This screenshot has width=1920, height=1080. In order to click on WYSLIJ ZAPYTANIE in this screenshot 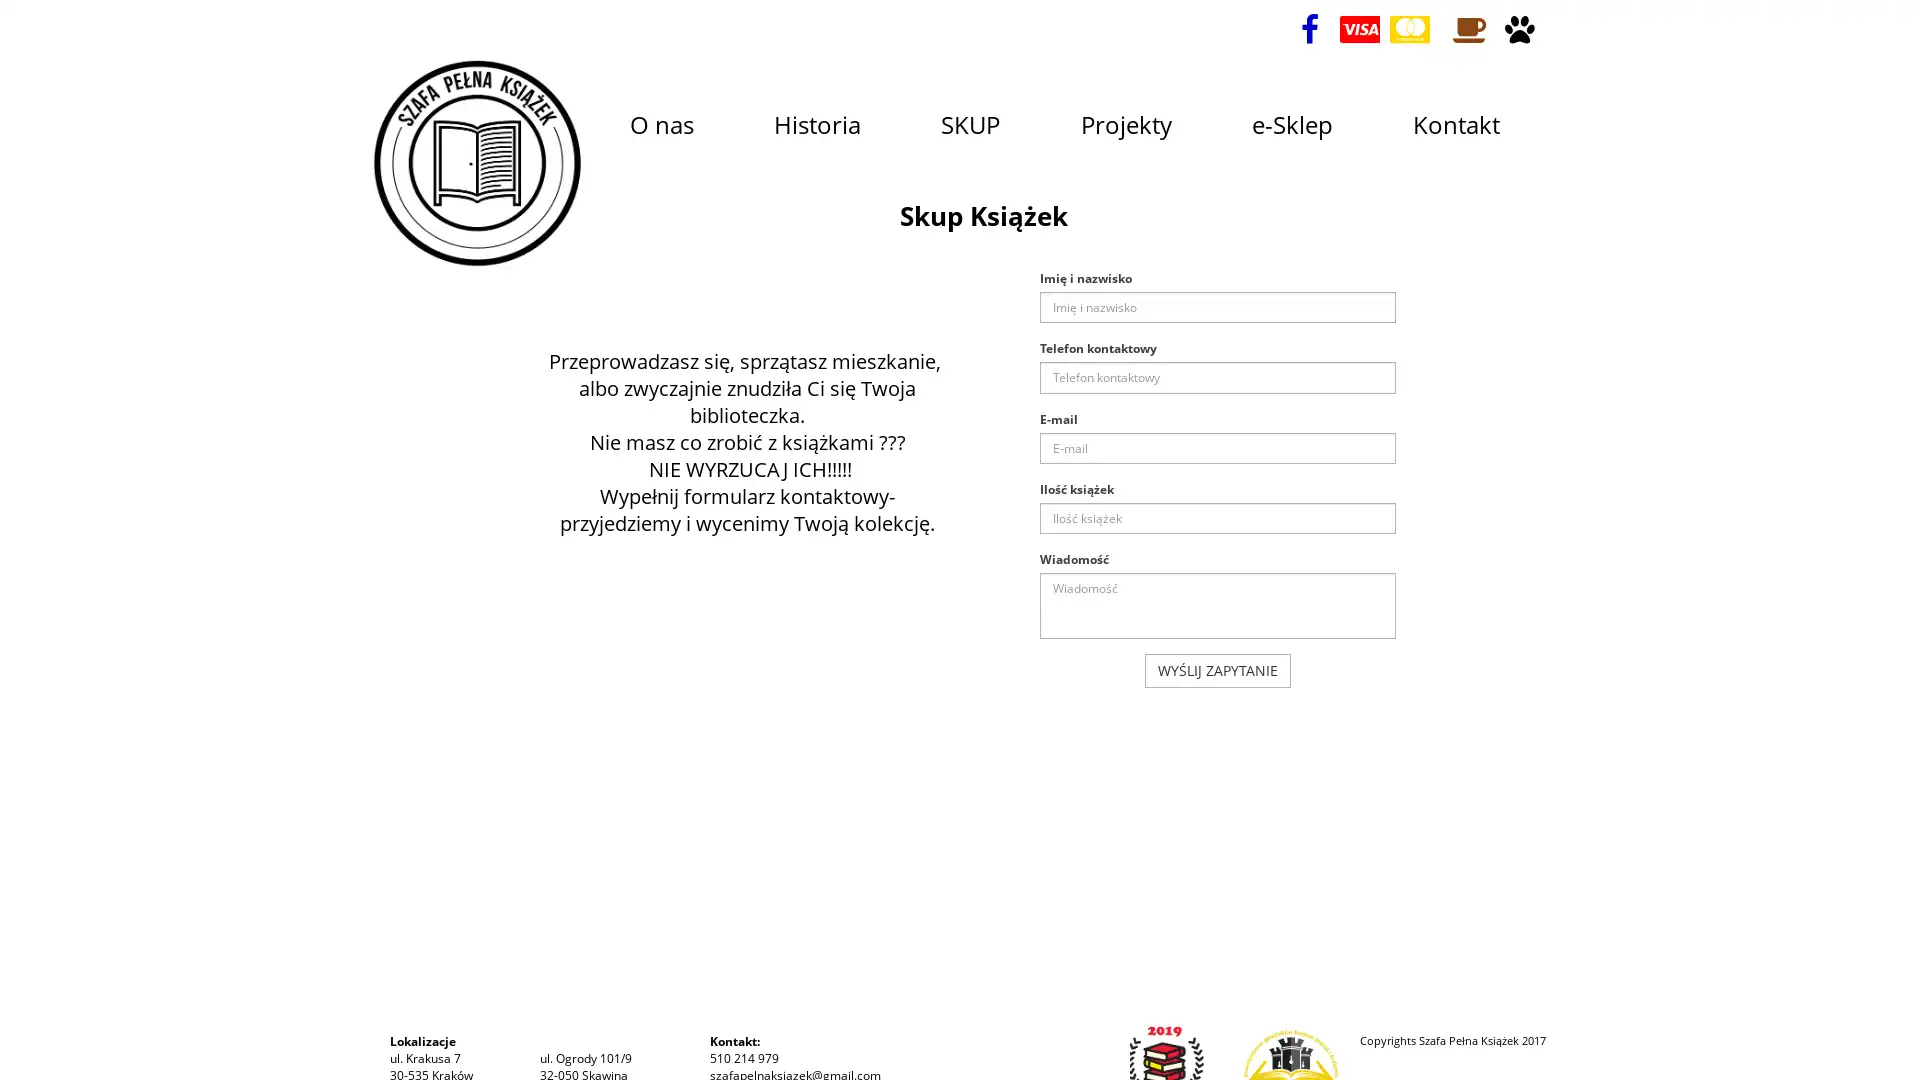, I will do `click(1217, 670)`.